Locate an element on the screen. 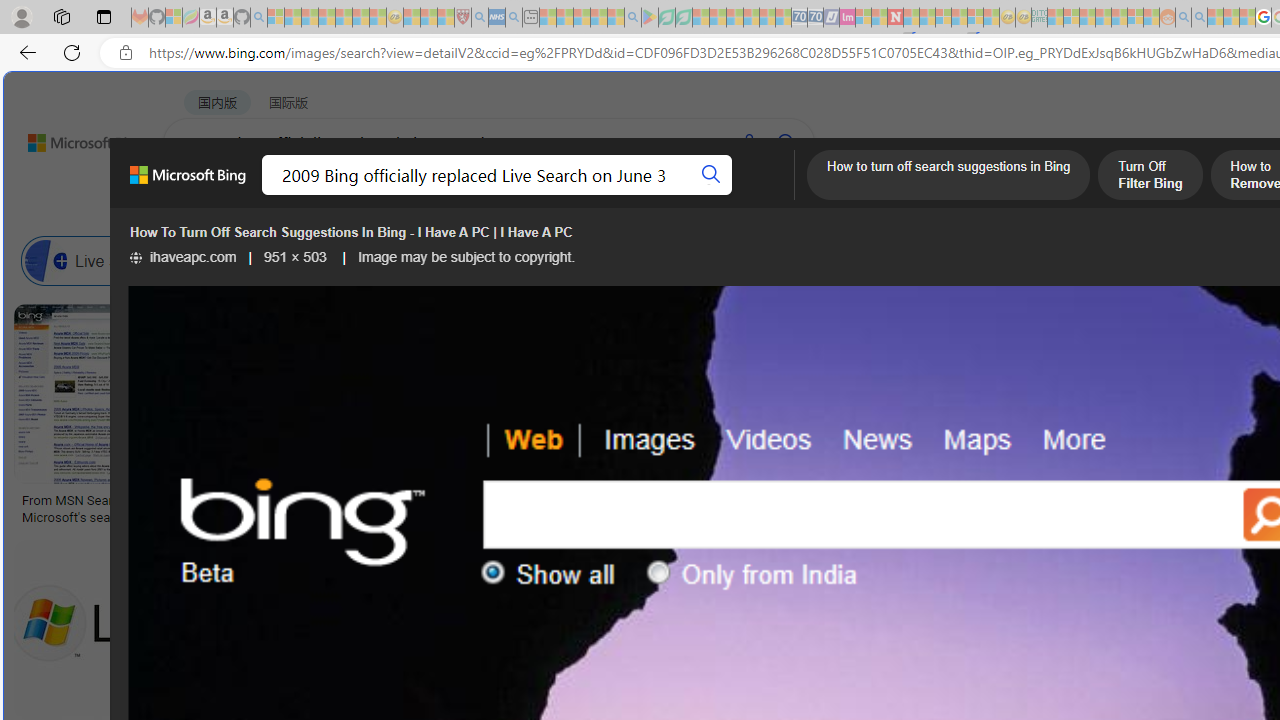 The image size is (1280, 720). 'utah sues federal government - Search - Sleeping' is located at coordinates (513, 17).